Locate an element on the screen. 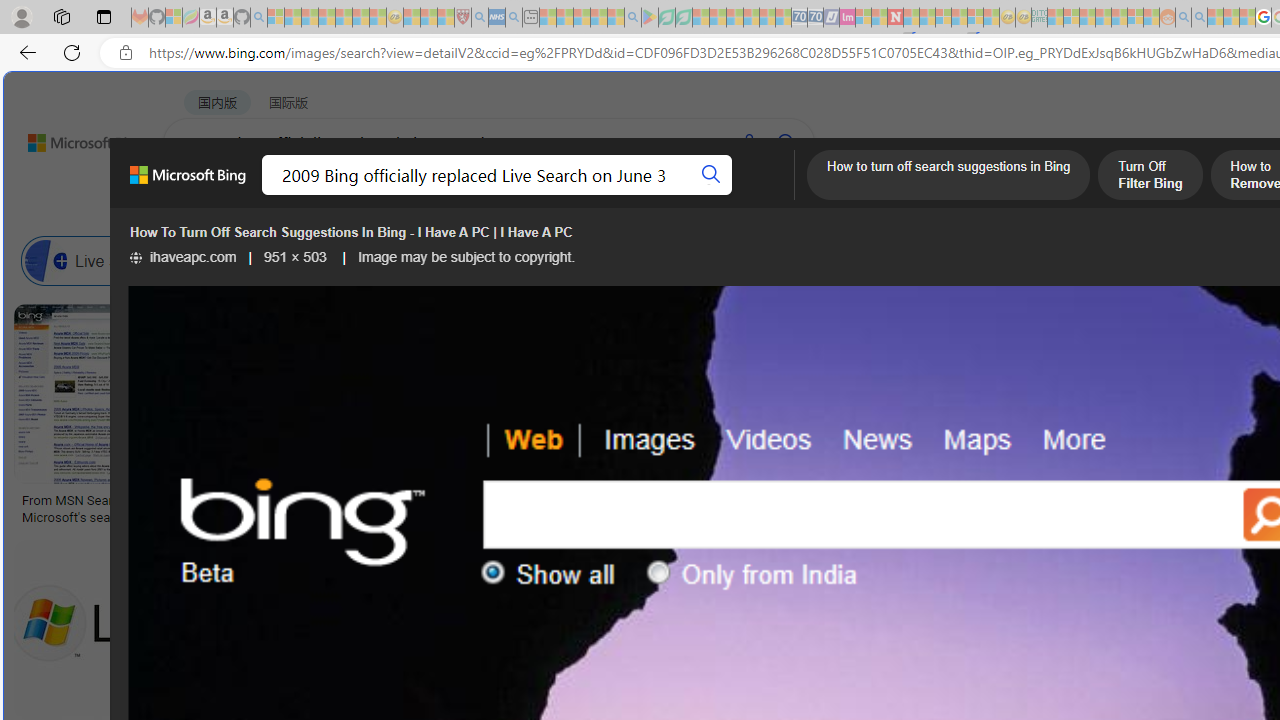 The image size is (1280, 720). 'utah sues federal government - Search - Sleeping' is located at coordinates (513, 17).